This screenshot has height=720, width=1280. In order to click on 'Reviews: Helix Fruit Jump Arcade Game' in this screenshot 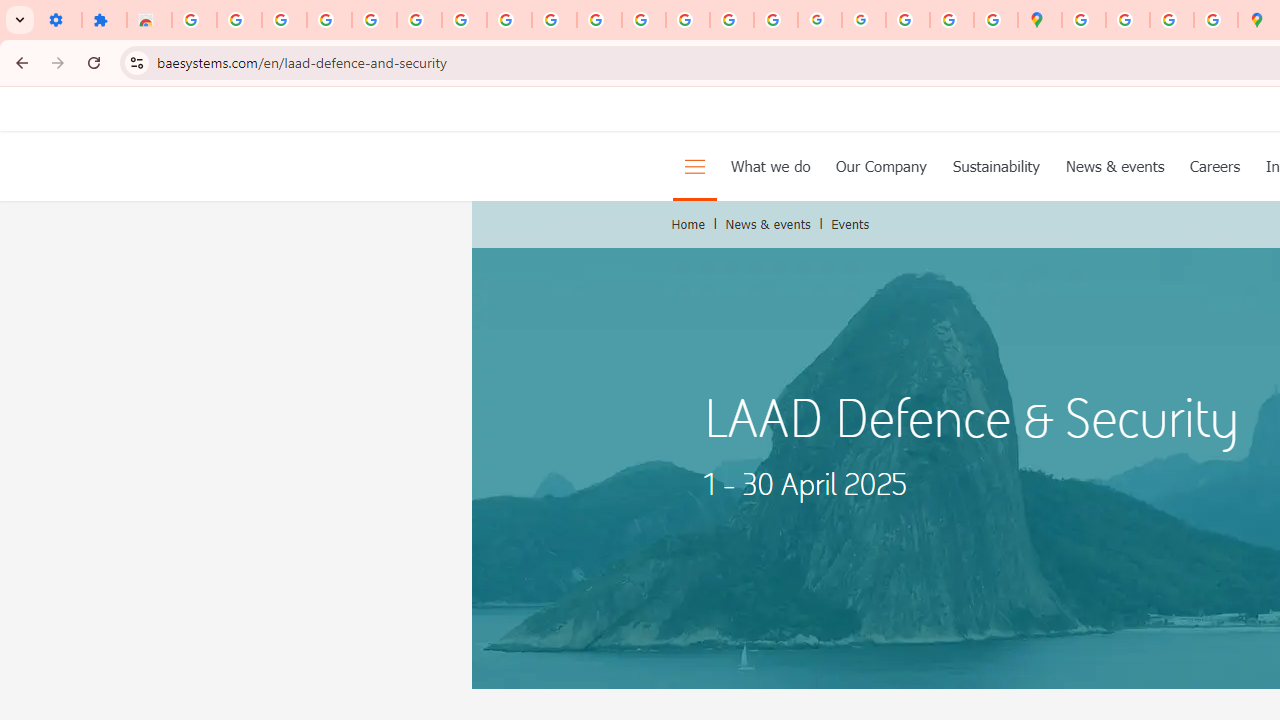, I will do `click(148, 20)`.